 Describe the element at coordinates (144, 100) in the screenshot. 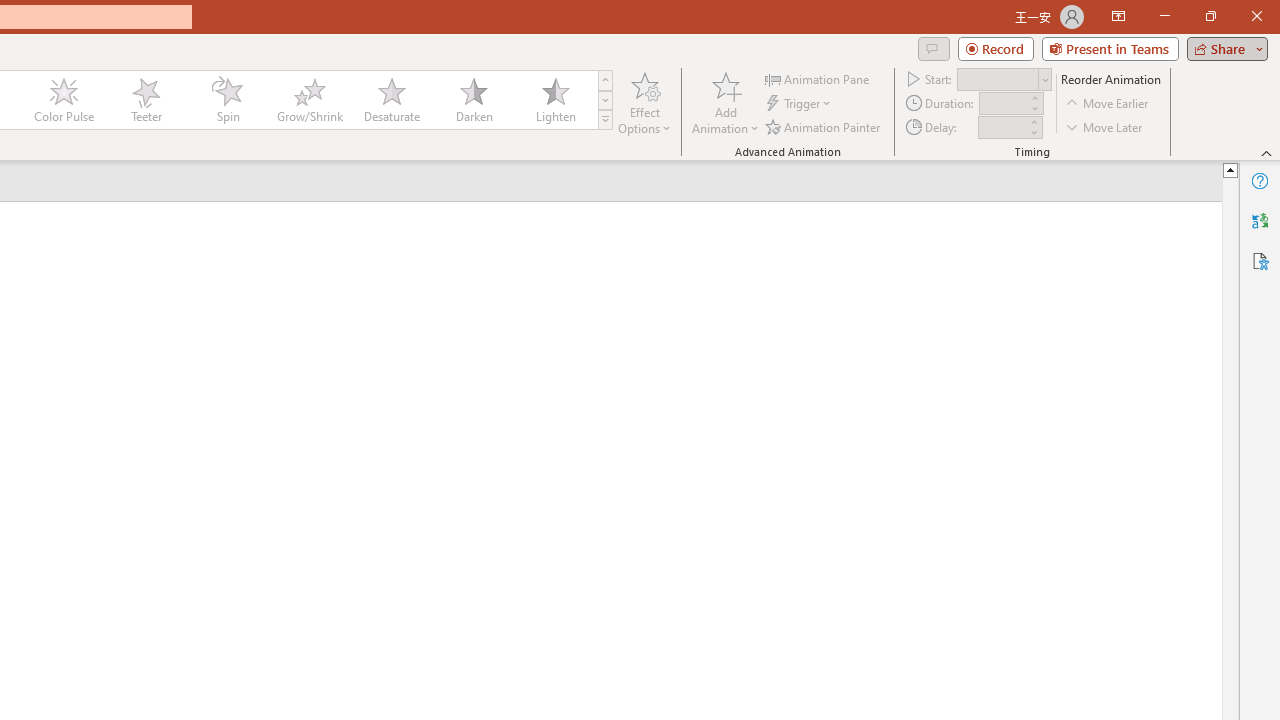

I see `'Teeter'` at that location.